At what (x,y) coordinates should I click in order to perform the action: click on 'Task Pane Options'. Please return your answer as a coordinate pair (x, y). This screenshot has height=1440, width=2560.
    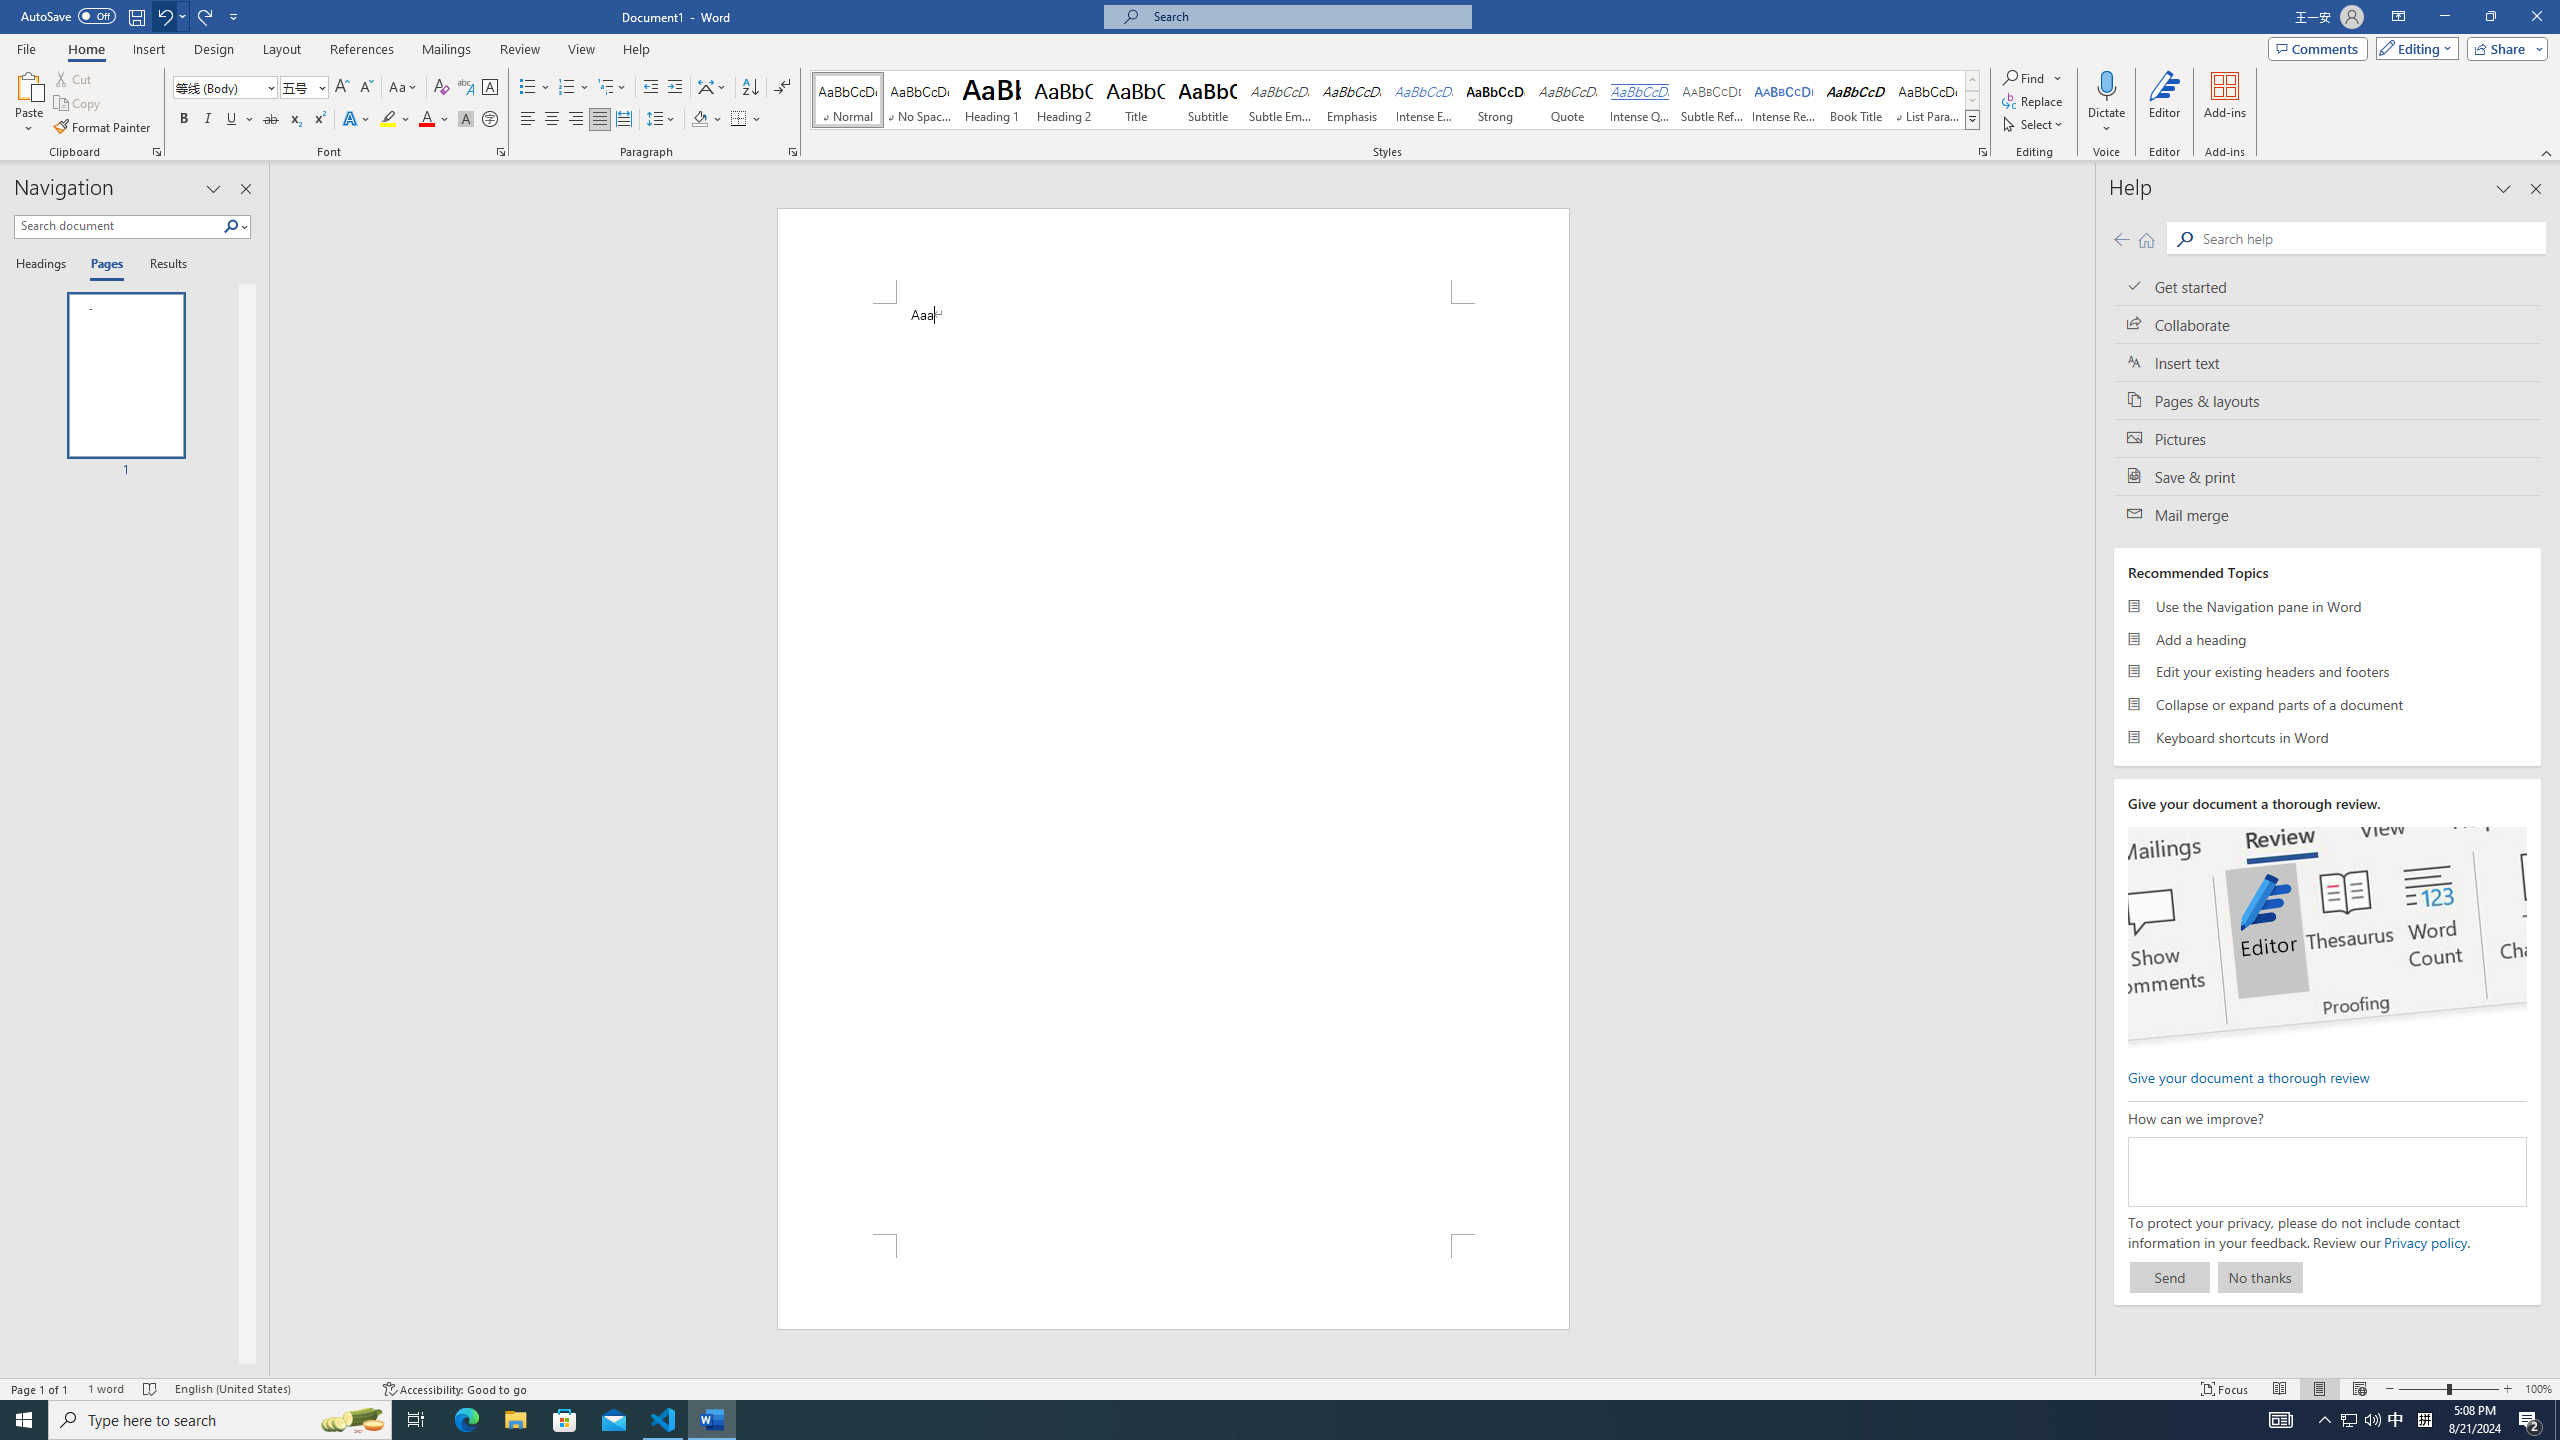
    Looking at the image, I should click on (212, 188).